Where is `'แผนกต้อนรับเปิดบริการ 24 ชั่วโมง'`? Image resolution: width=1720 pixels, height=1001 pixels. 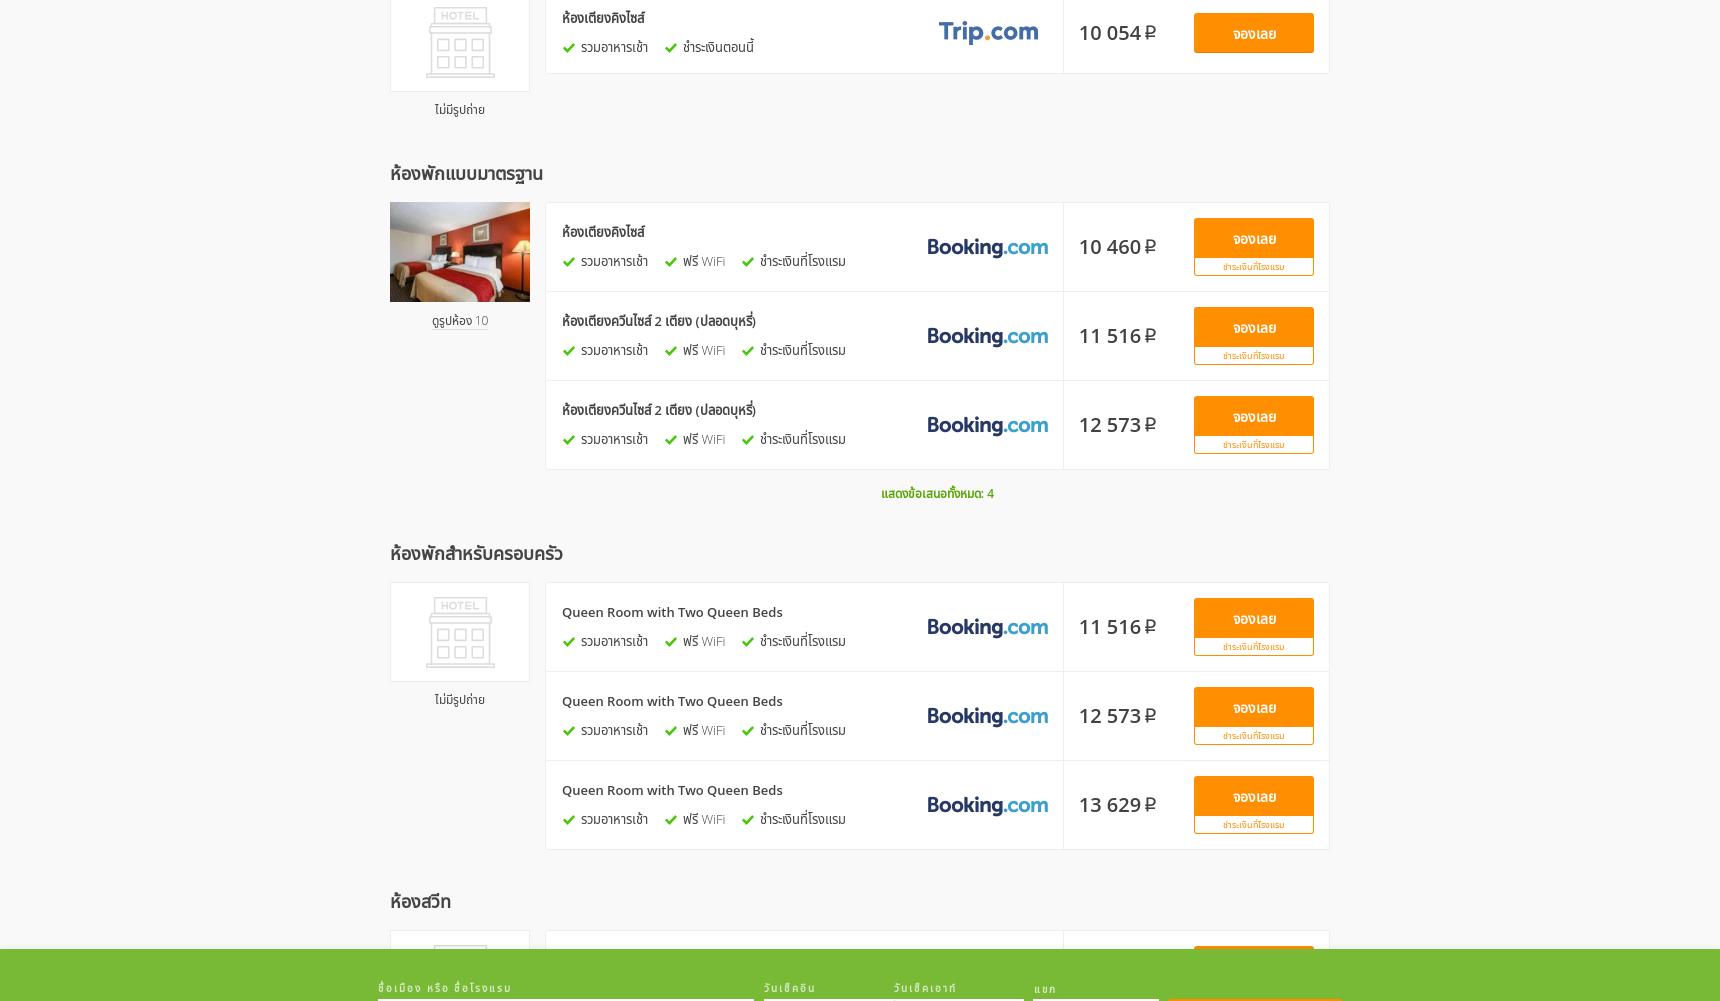
'แผนกต้อนรับเปิดบริการ 24 ชั่วโมง' is located at coordinates (728, 299).